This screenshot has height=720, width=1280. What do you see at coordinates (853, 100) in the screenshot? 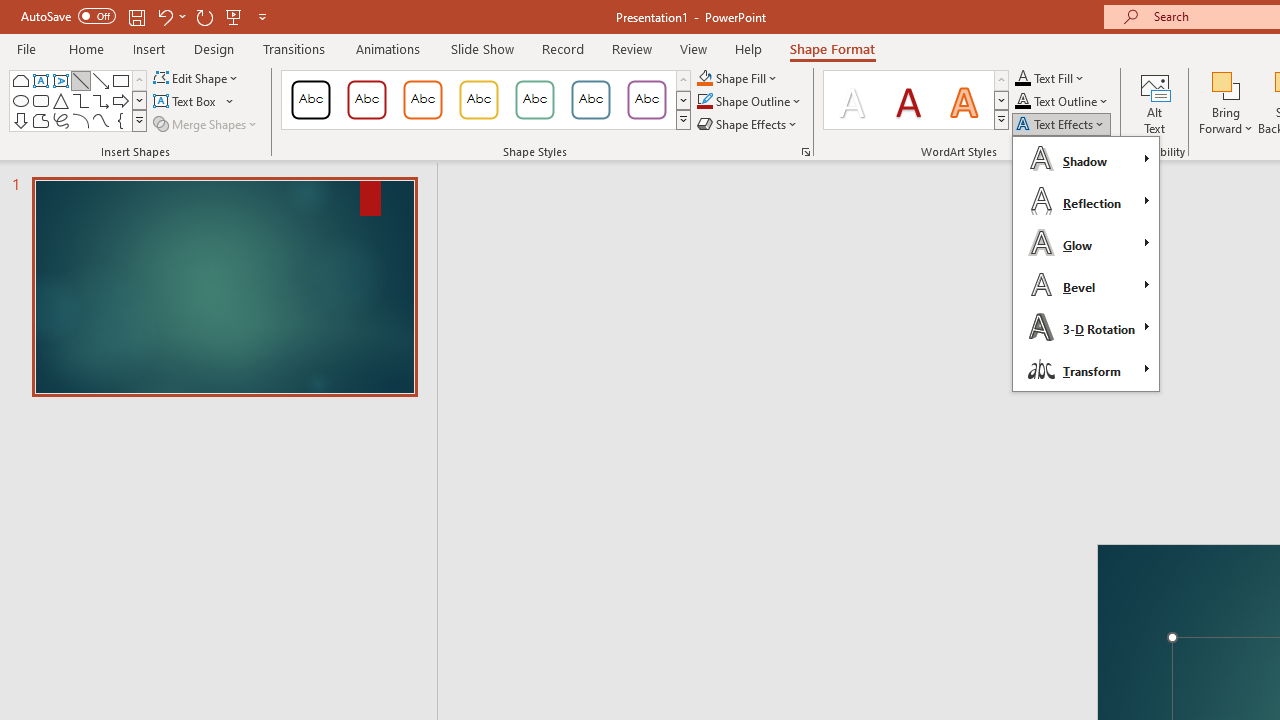
I see `'Fill: White, Text color 1; Shadow'` at bounding box center [853, 100].